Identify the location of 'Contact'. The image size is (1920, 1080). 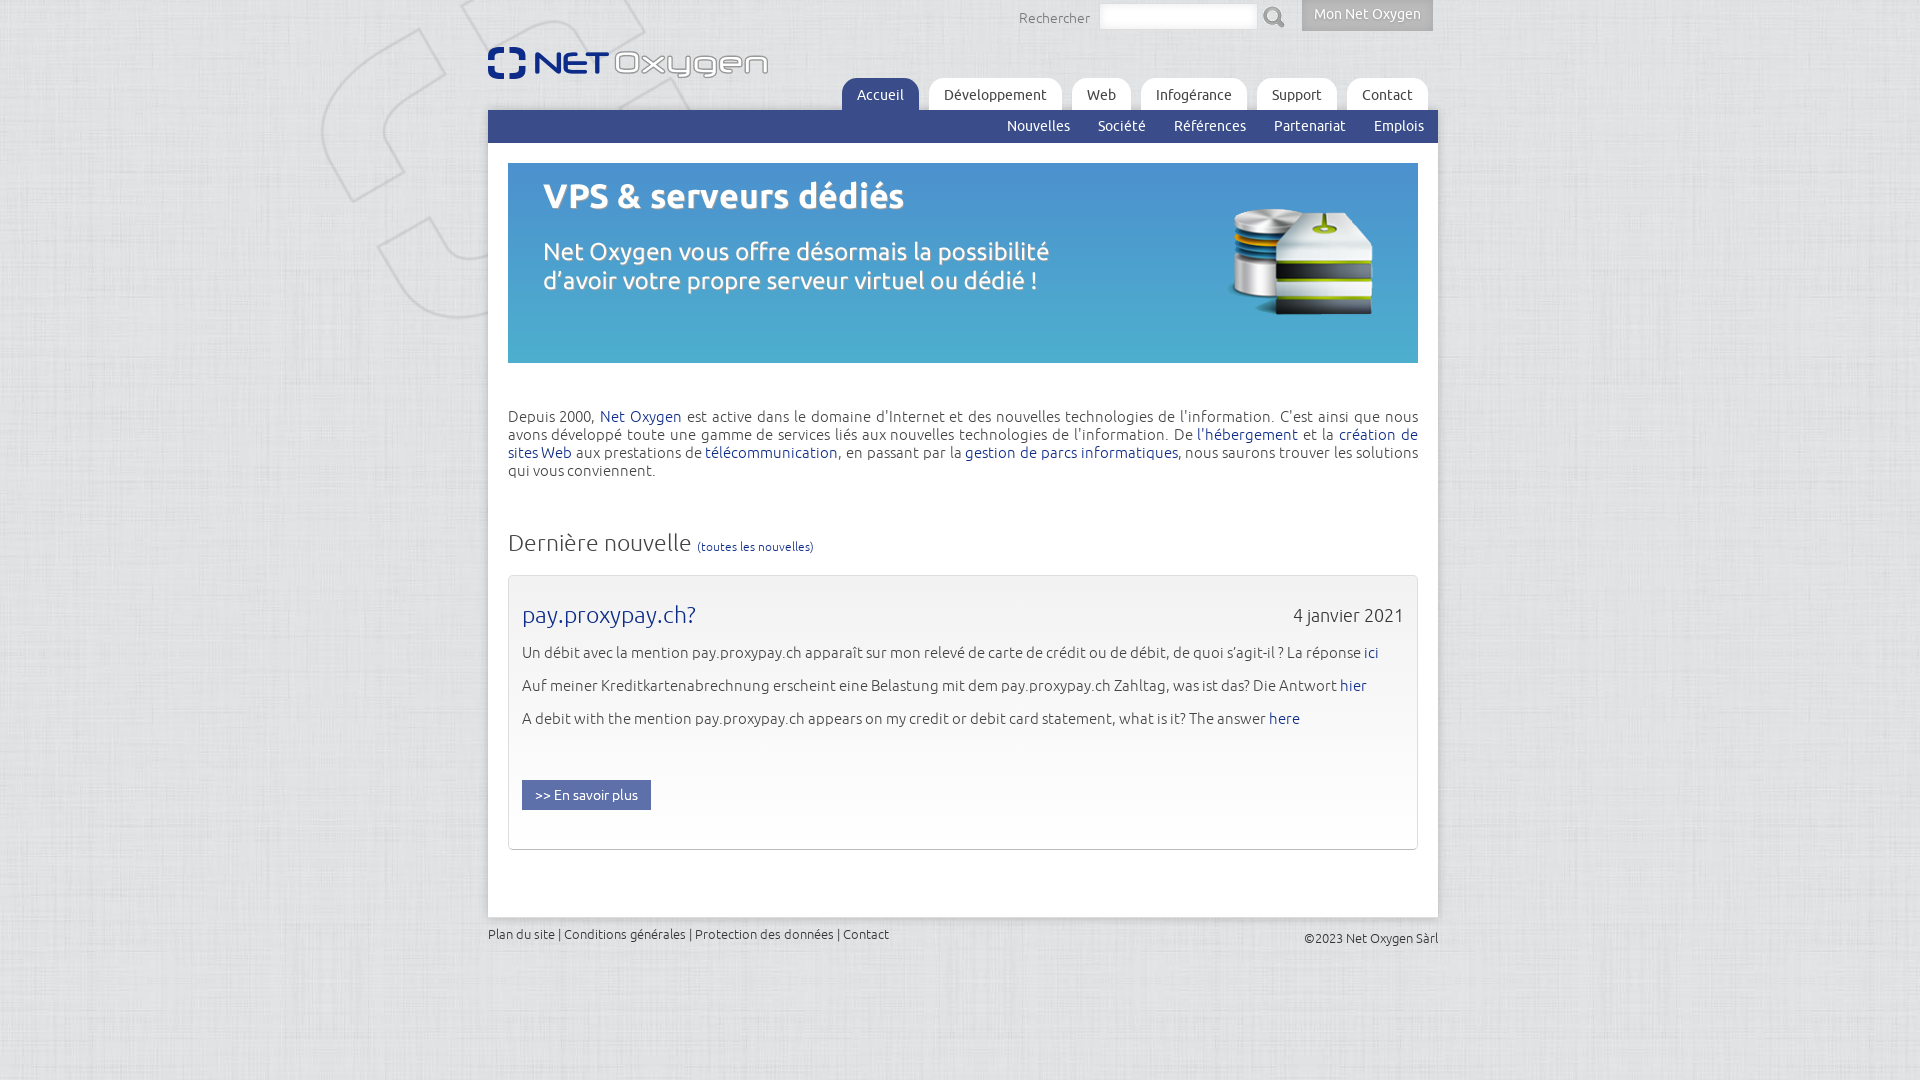
(864, 933).